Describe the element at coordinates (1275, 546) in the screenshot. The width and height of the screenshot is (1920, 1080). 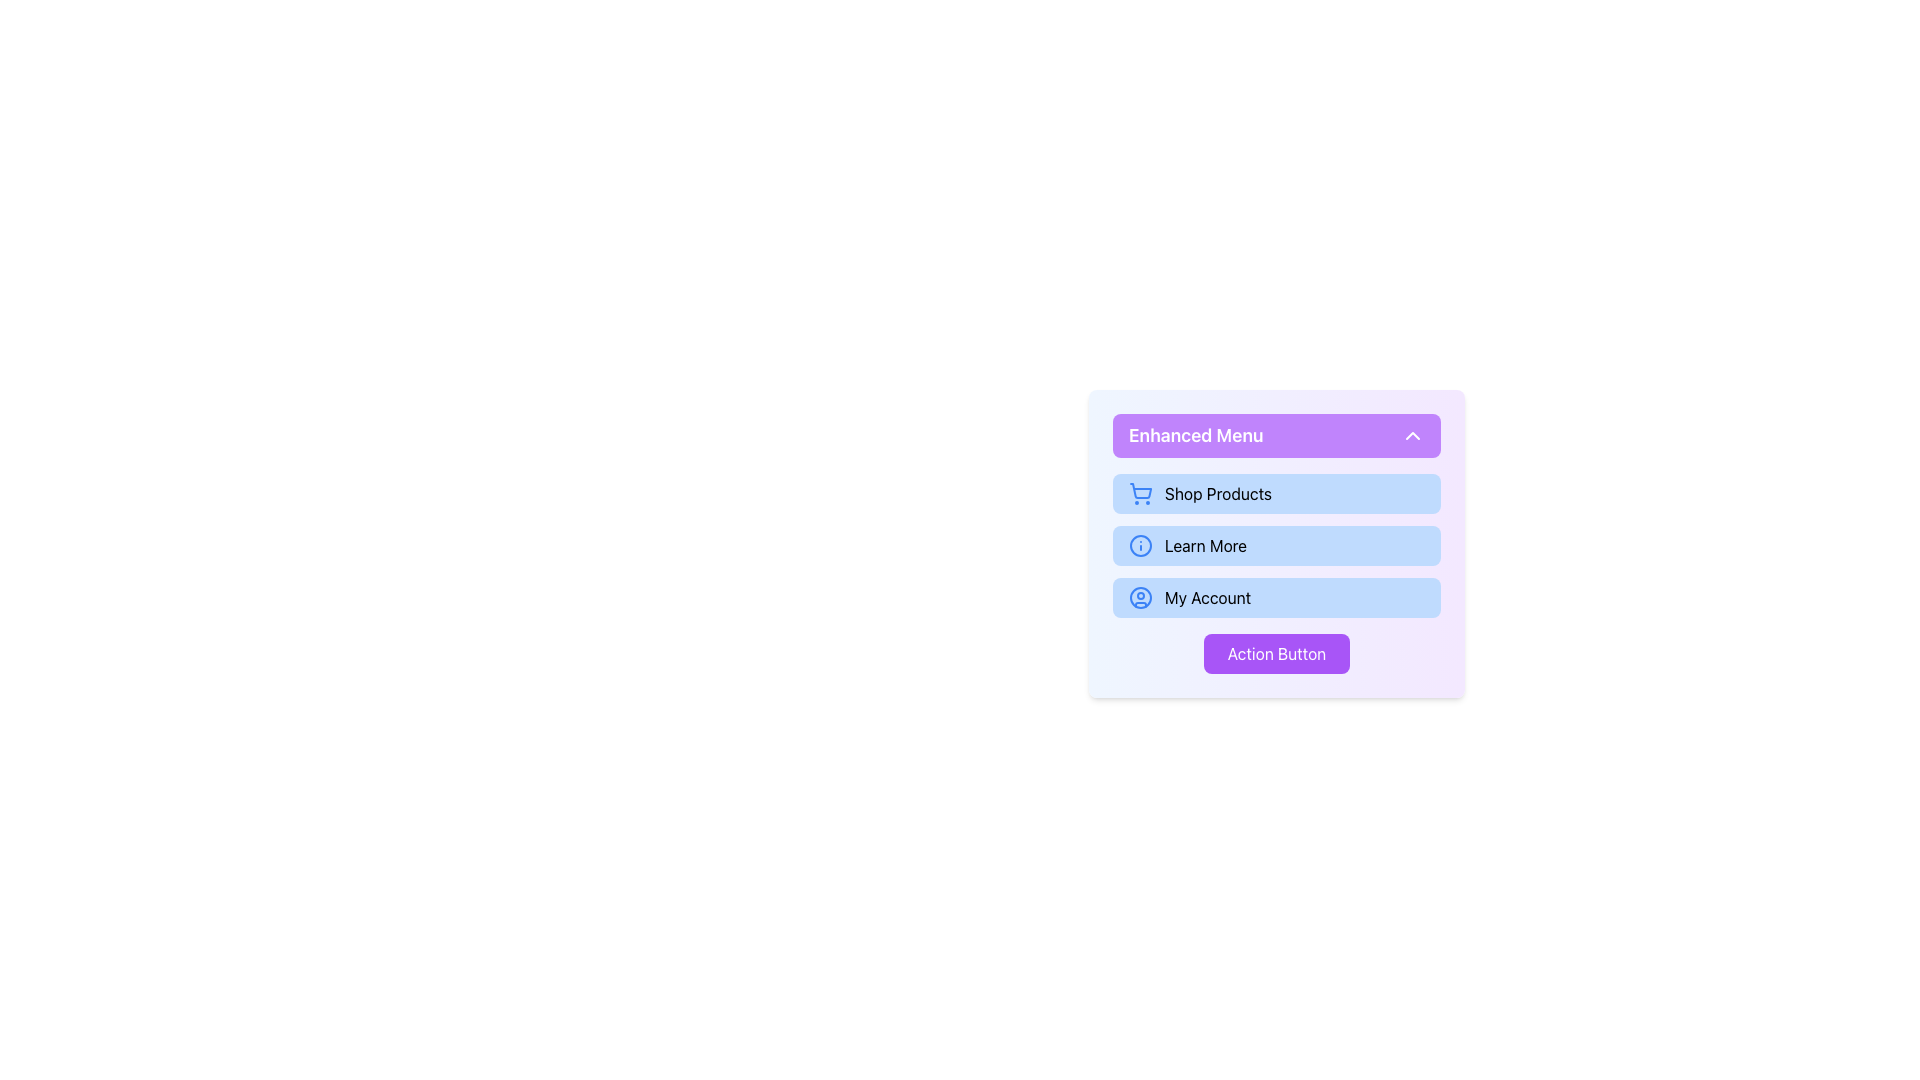
I see `the second button in the vertical sequence of three buttons in the lower-right quadrant` at that location.